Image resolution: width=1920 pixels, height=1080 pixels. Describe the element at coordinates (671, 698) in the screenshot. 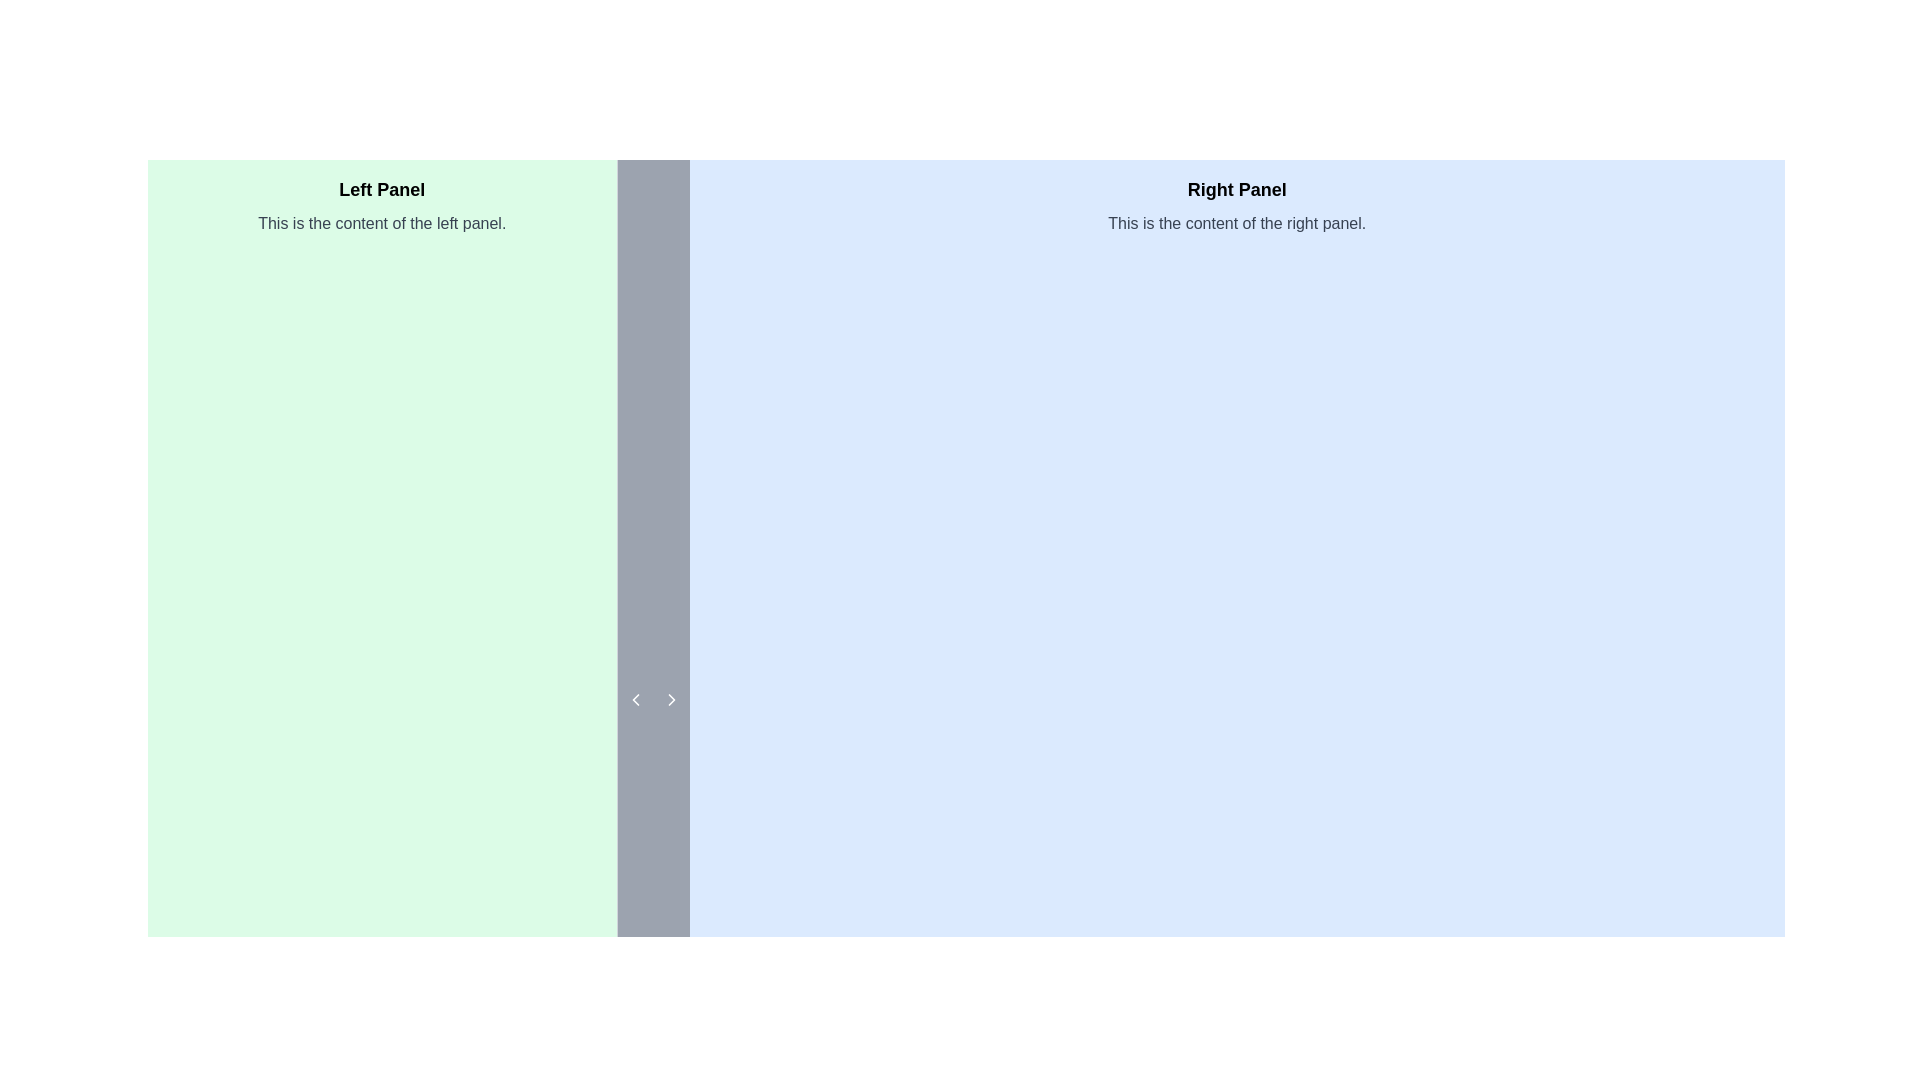

I see `the right-pointing chevron icon button, which is styled in white and positioned between two larger panels` at that location.